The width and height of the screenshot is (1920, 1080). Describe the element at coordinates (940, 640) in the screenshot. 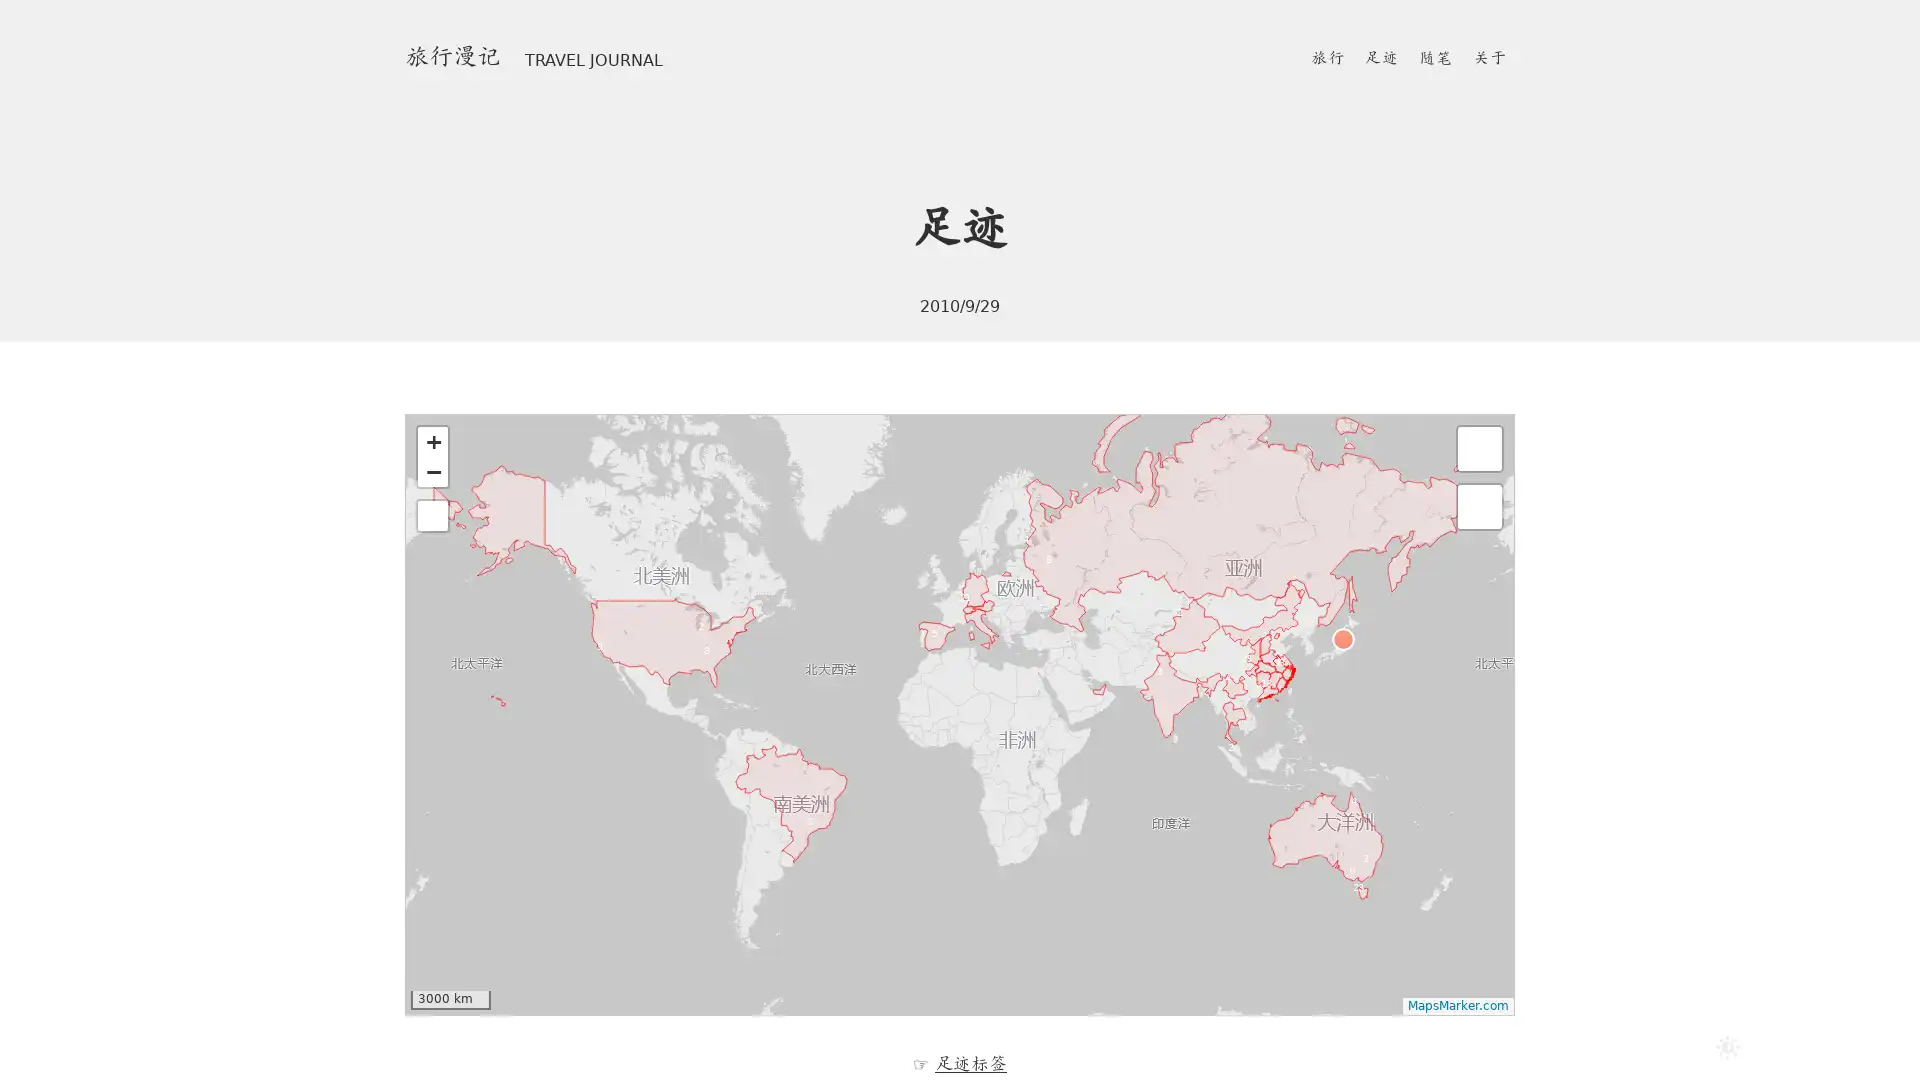

I see `5` at that location.